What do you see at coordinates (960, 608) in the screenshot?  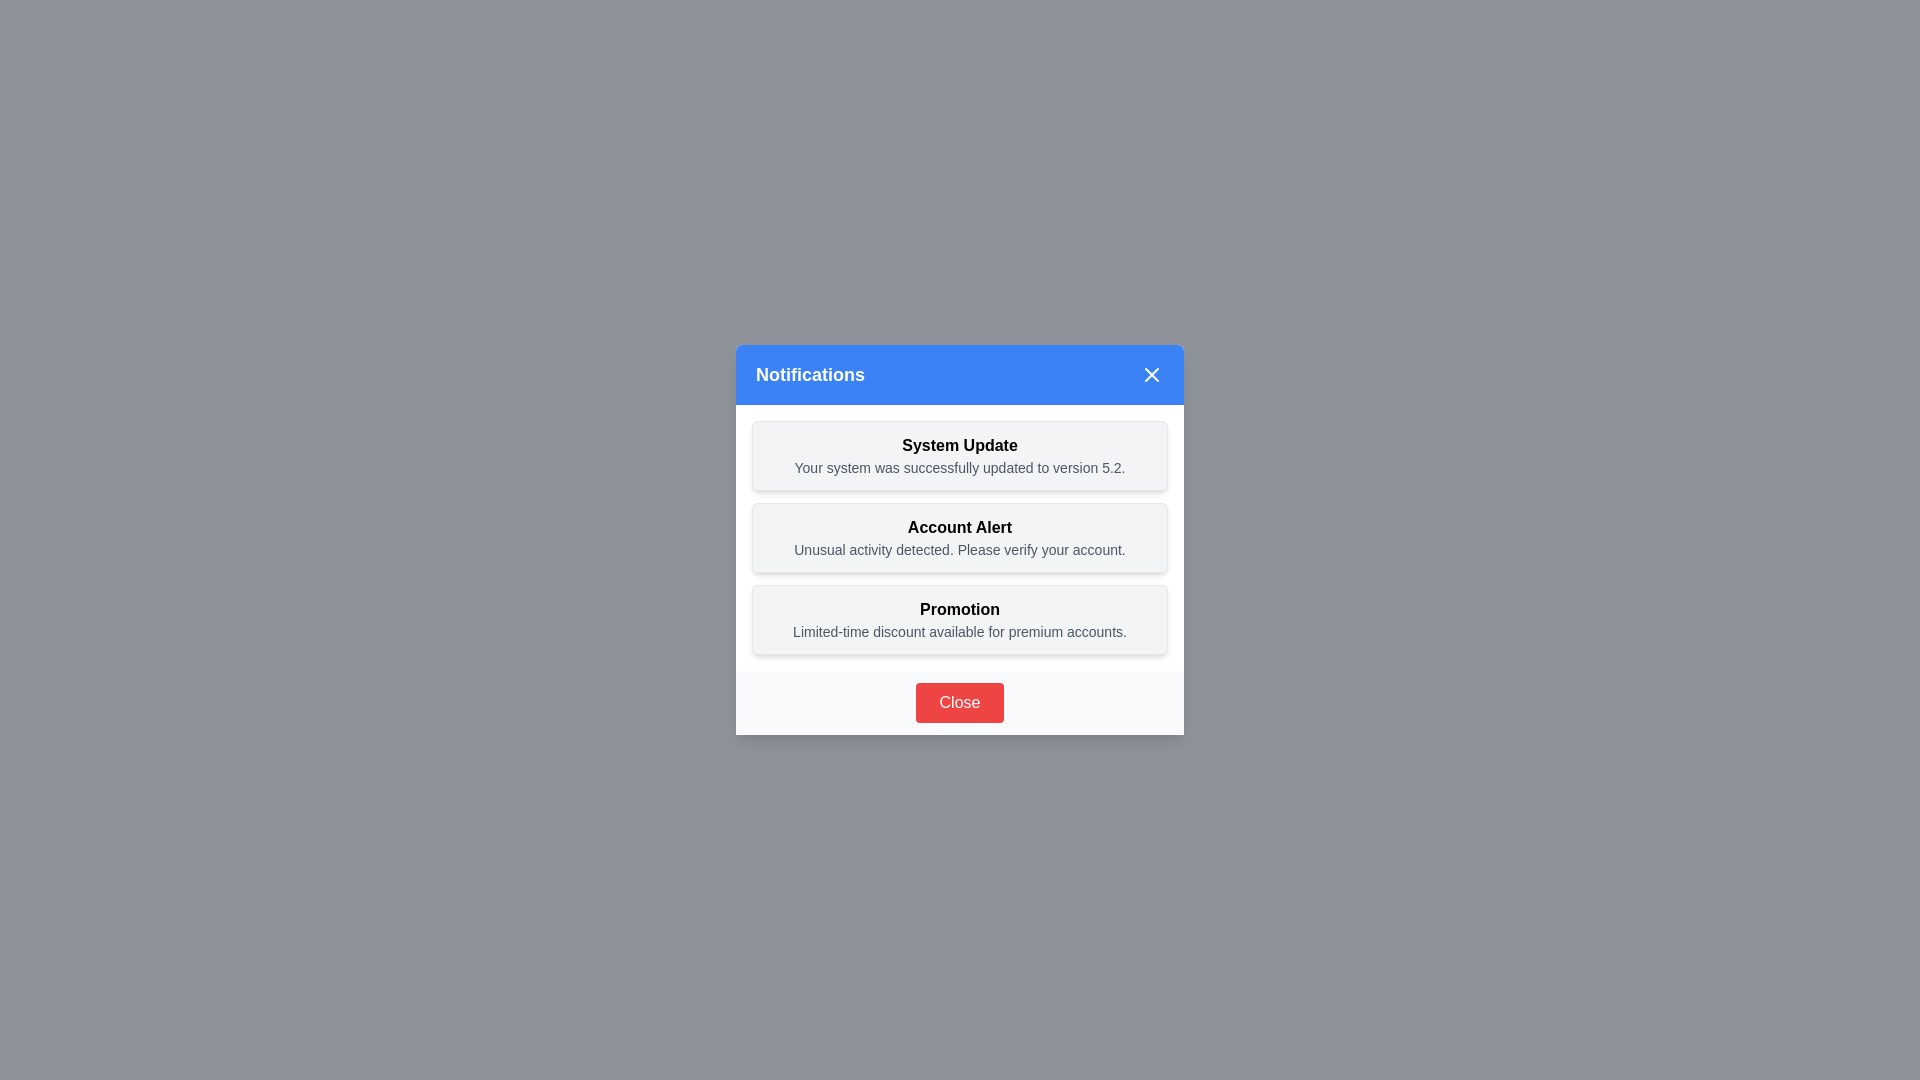 I see `the text label displaying the word 'Promotion', which is styled in a bold font and is positioned within a notification card at the center of the interface` at bounding box center [960, 608].